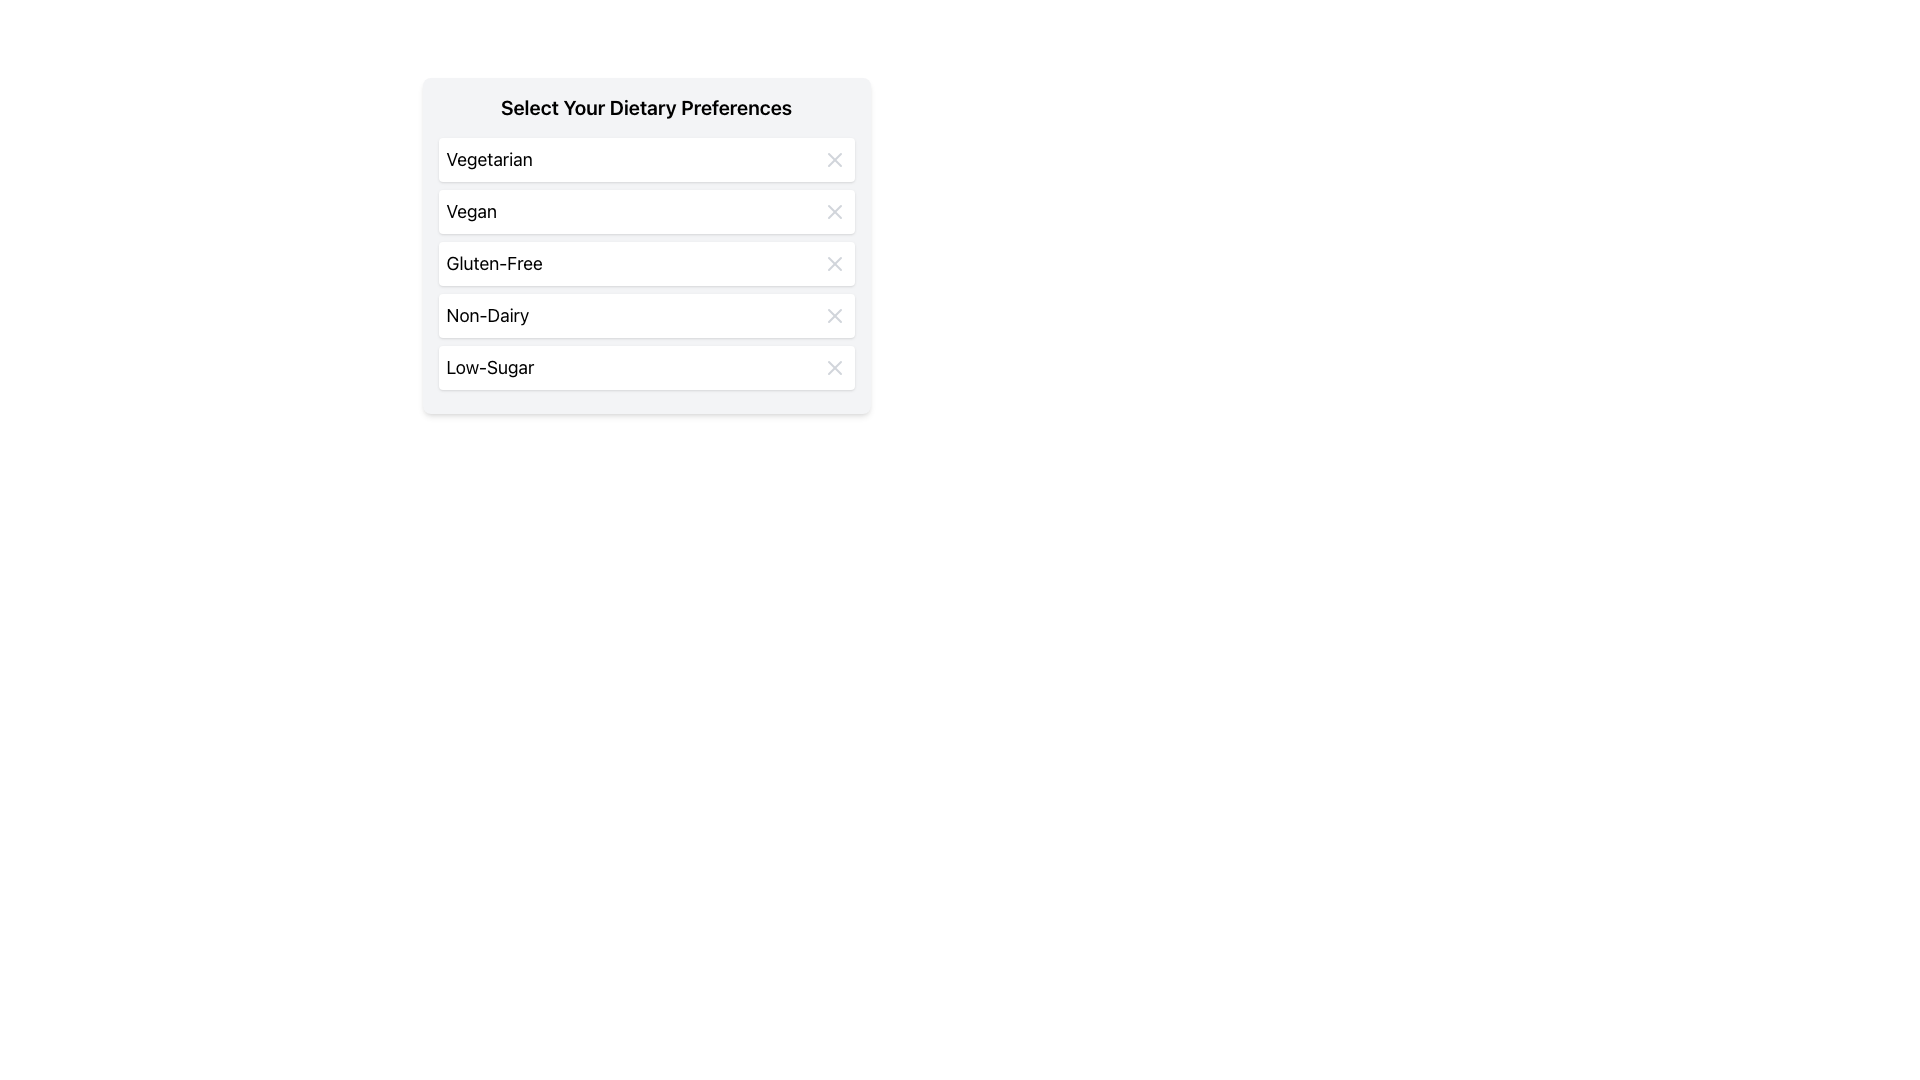 Image resolution: width=1920 pixels, height=1080 pixels. What do you see at coordinates (834, 158) in the screenshot?
I see `the close button styled as an 'X' located to the far right of the 'Vegetarian' text for potential visual feedback` at bounding box center [834, 158].